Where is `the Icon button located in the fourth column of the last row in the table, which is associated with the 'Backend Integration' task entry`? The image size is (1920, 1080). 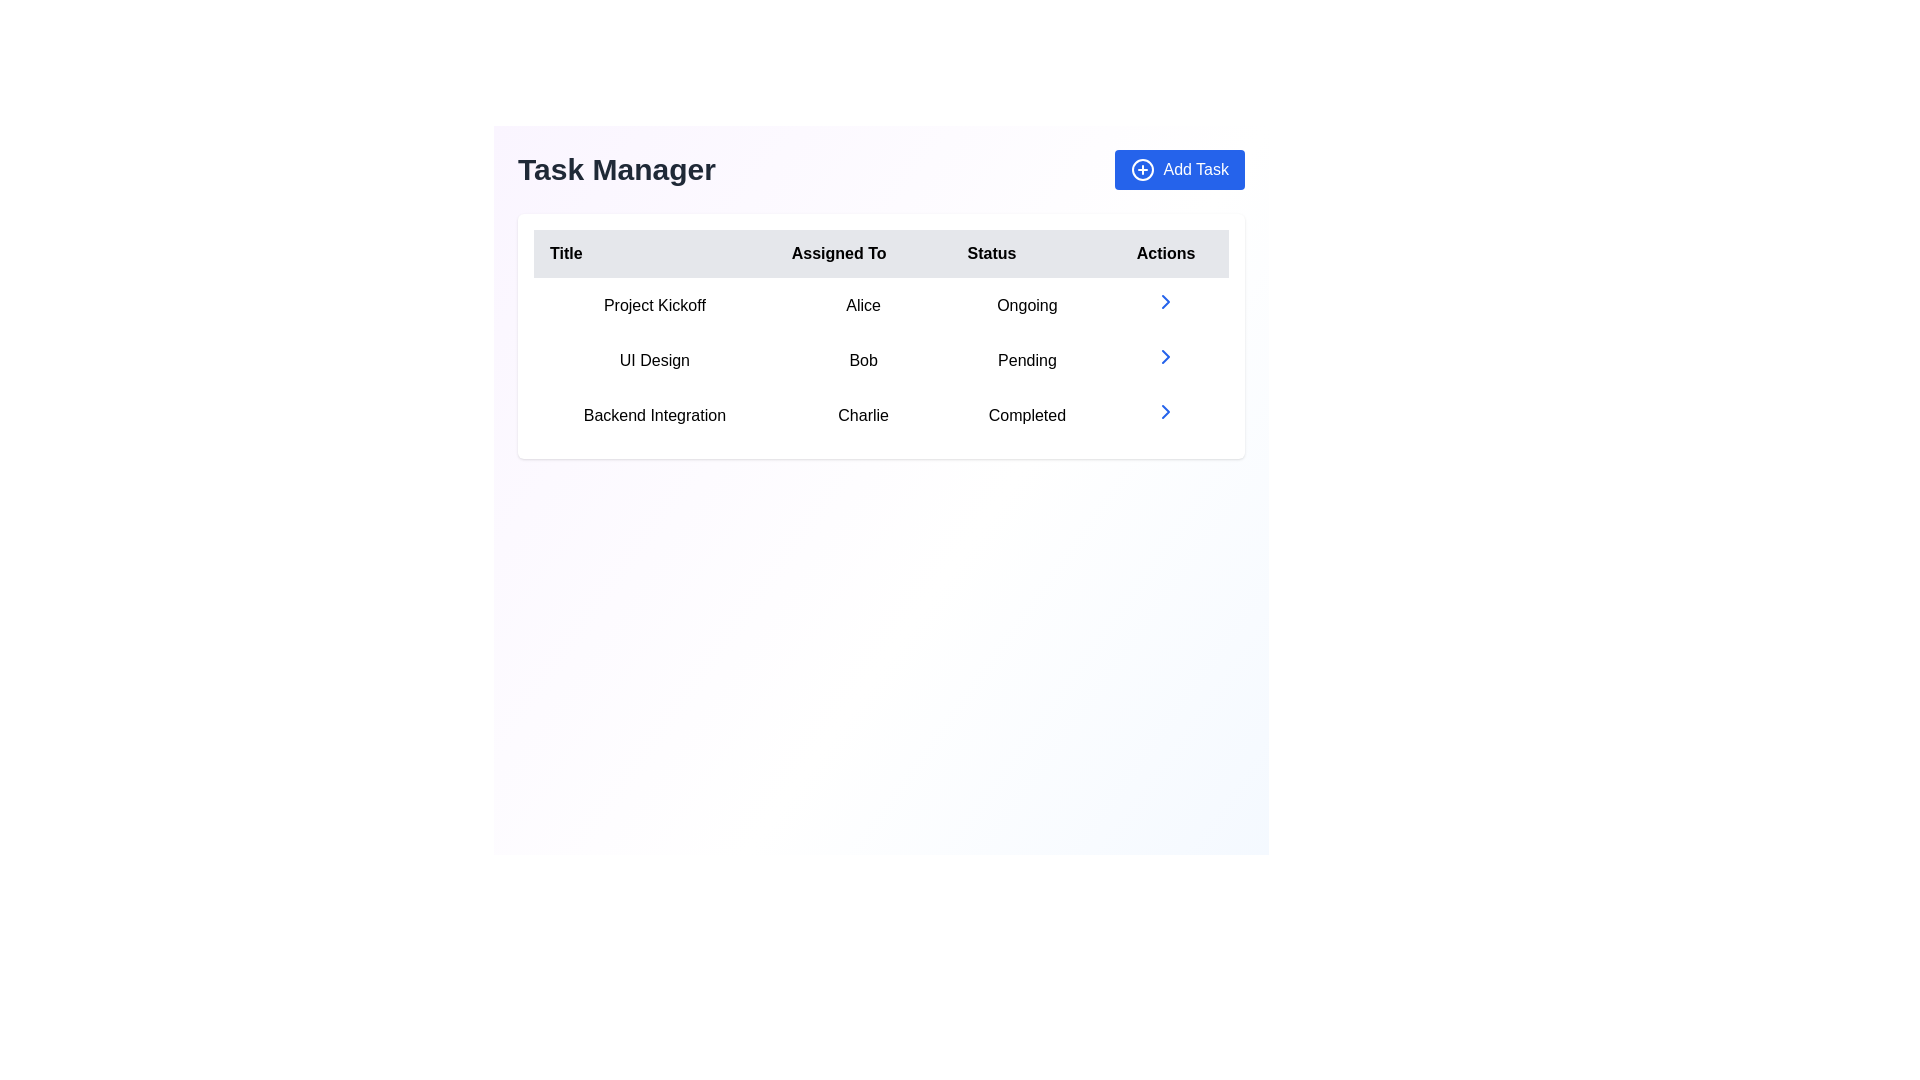 the Icon button located in the fourth column of the last row in the table, which is associated with the 'Backend Integration' task entry is located at coordinates (1166, 414).